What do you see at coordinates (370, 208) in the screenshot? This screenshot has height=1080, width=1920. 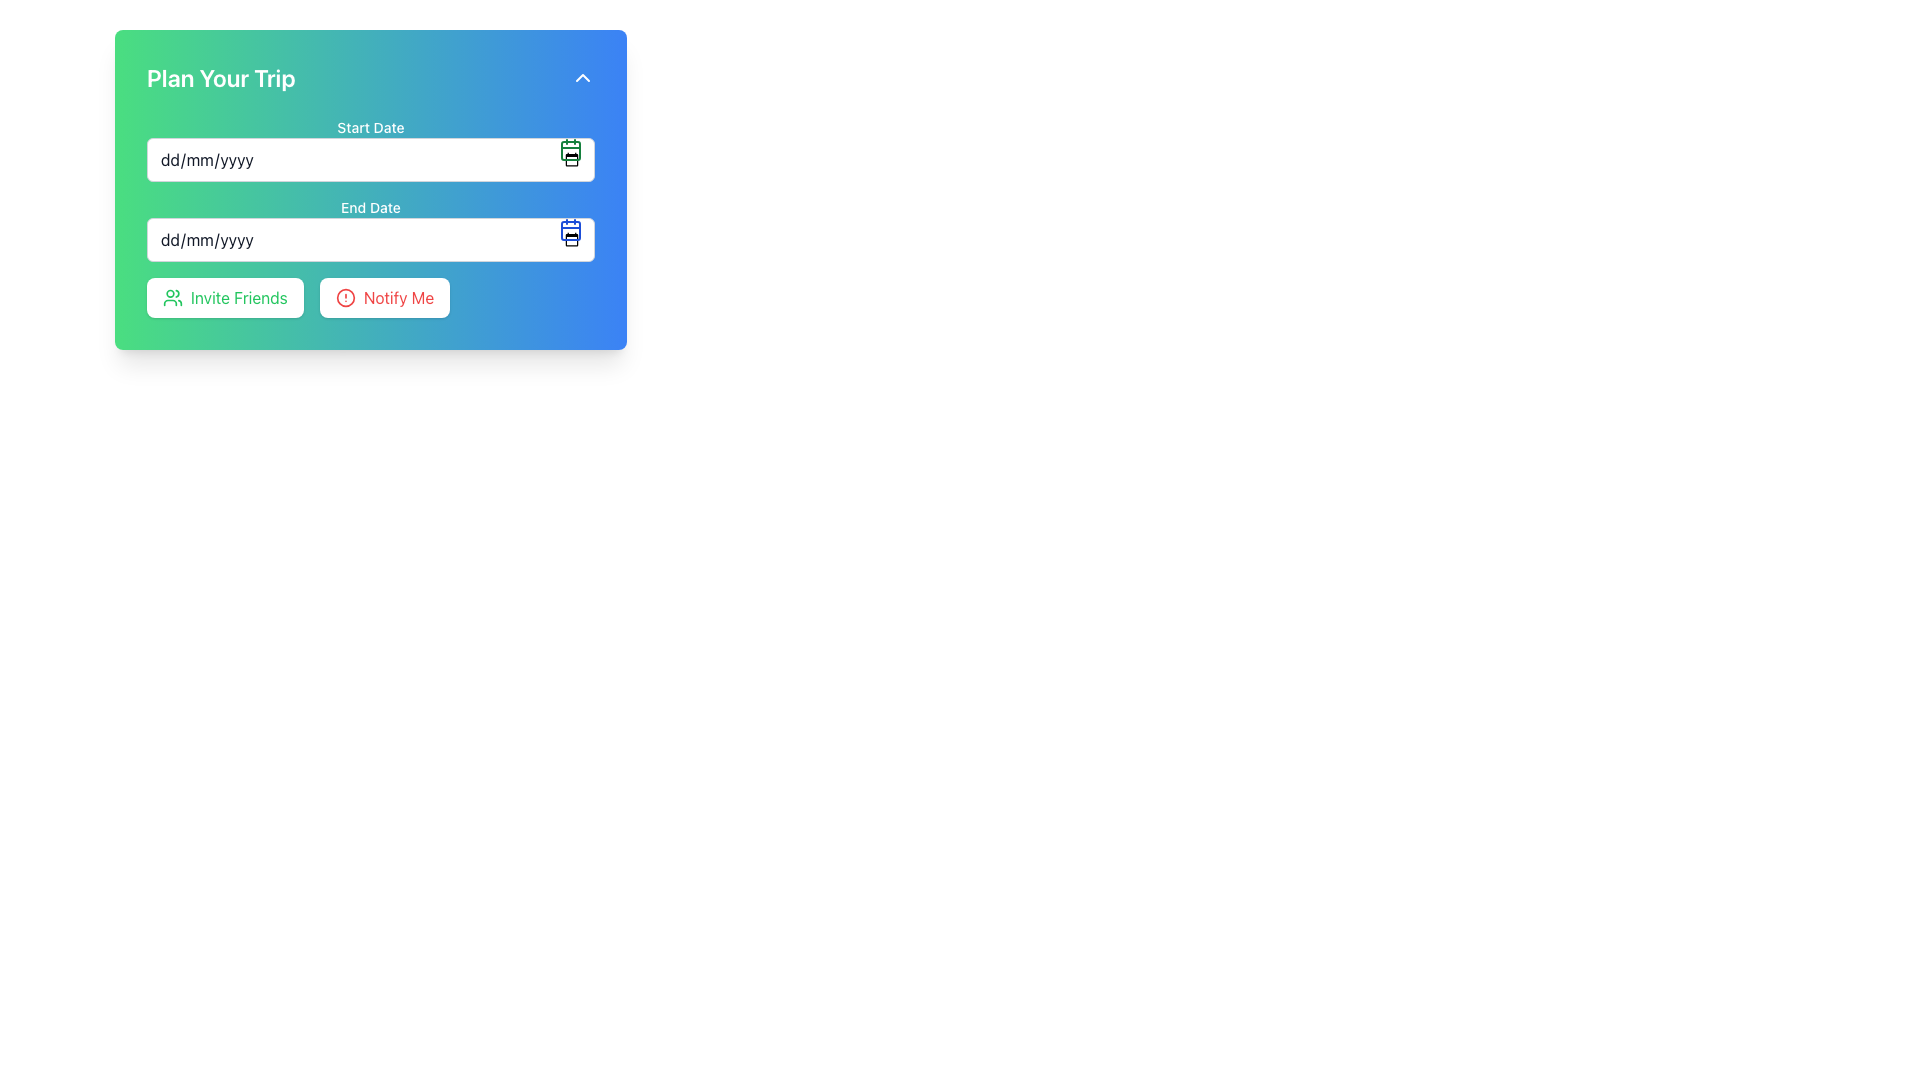 I see `the 'End Date' label, which is styled with a small font size and medium weight, positioned above the second date input field in a vertical stack of two labels` at bounding box center [370, 208].